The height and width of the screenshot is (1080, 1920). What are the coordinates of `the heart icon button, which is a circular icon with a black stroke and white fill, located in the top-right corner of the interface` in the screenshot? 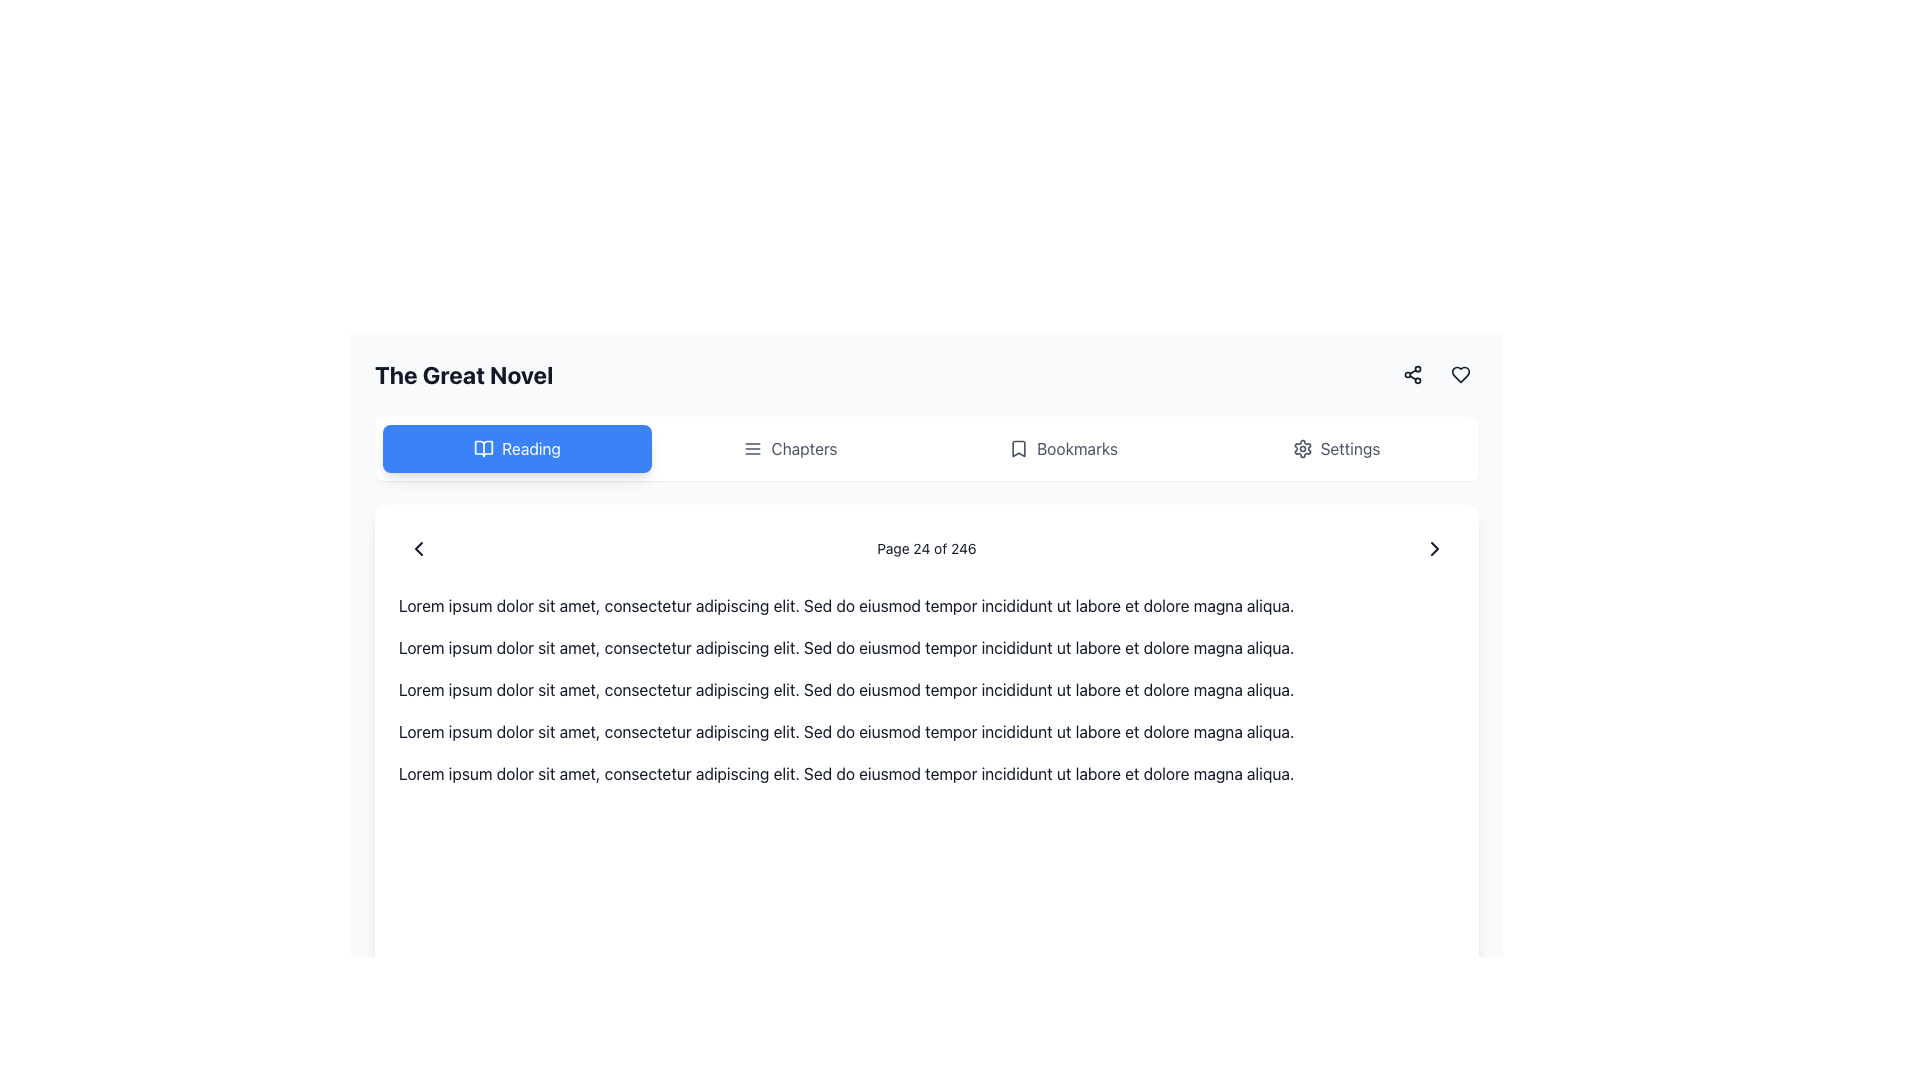 It's located at (1460, 374).